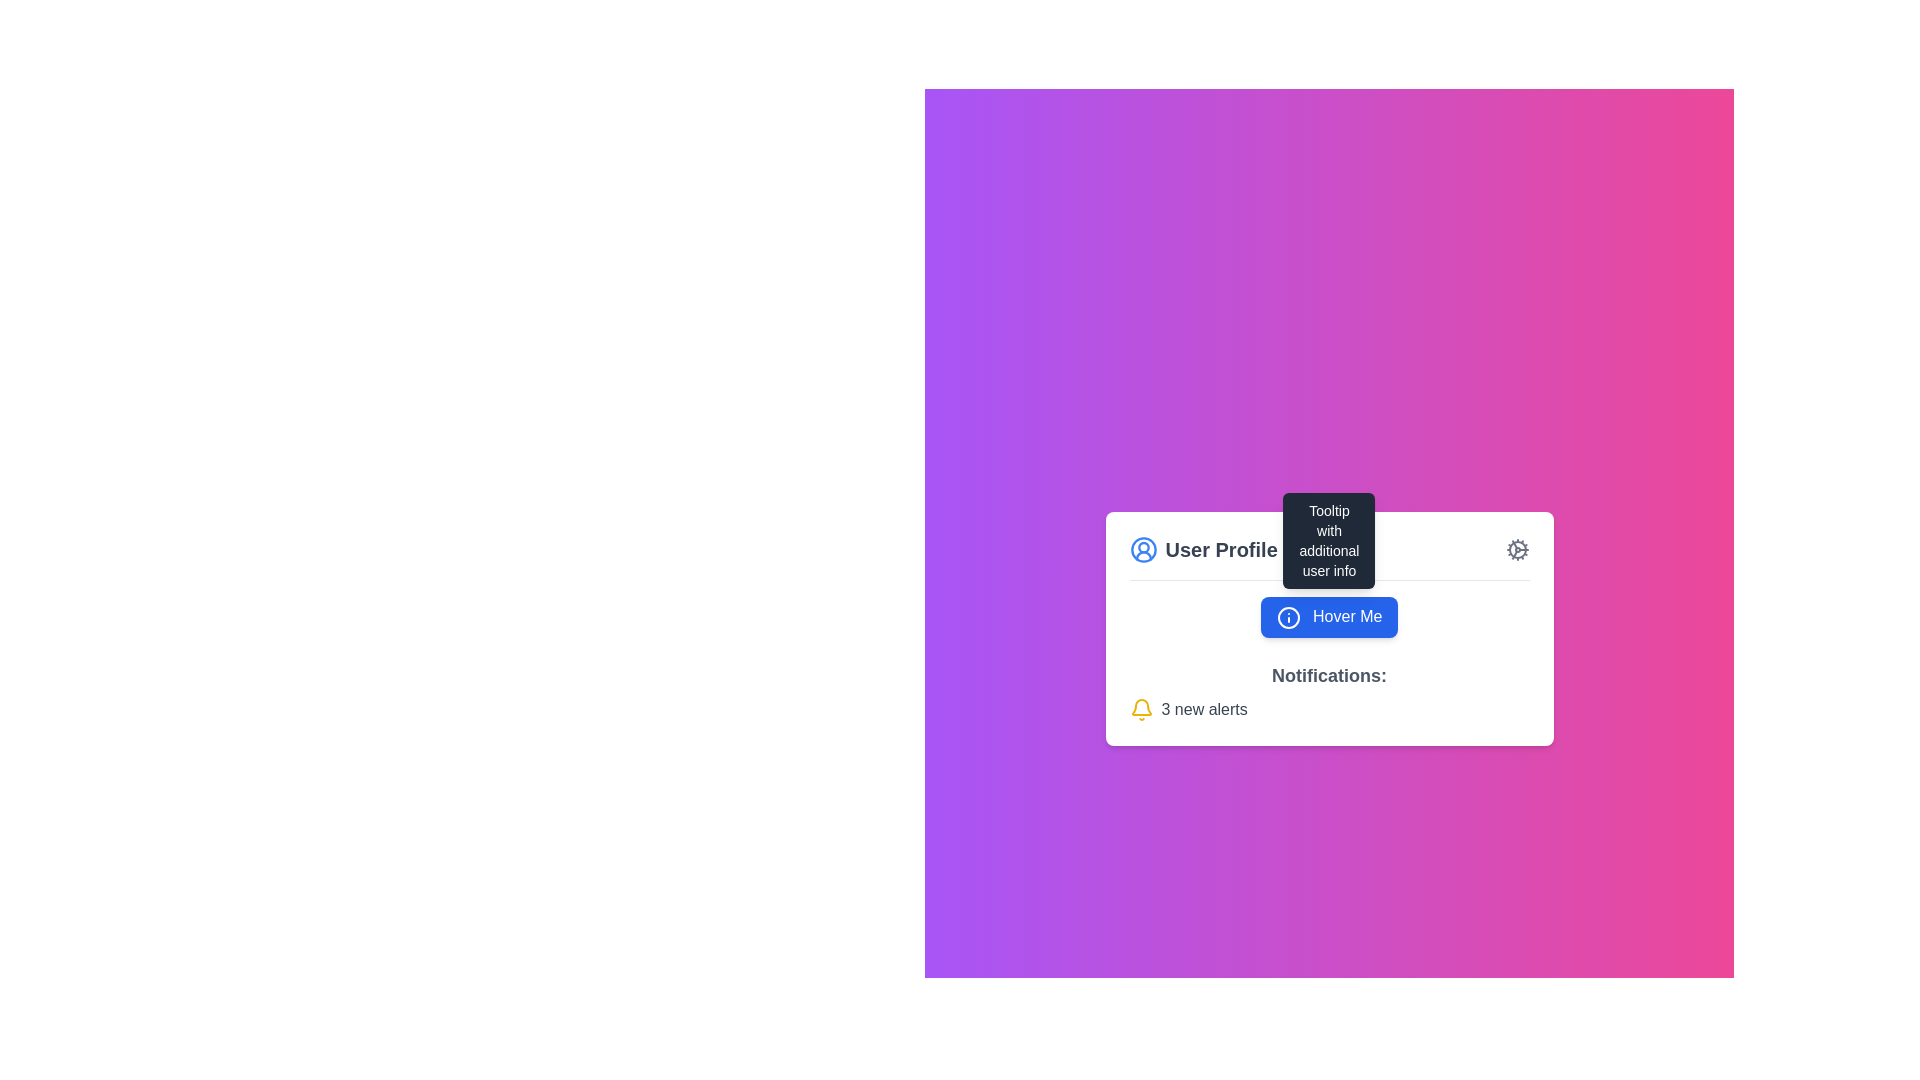 This screenshot has height=1080, width=1920. I want to click on the Notification Icon that signifies new alerts, located next to the '3 new alerts' text in the notification area, so click(1141, 708).